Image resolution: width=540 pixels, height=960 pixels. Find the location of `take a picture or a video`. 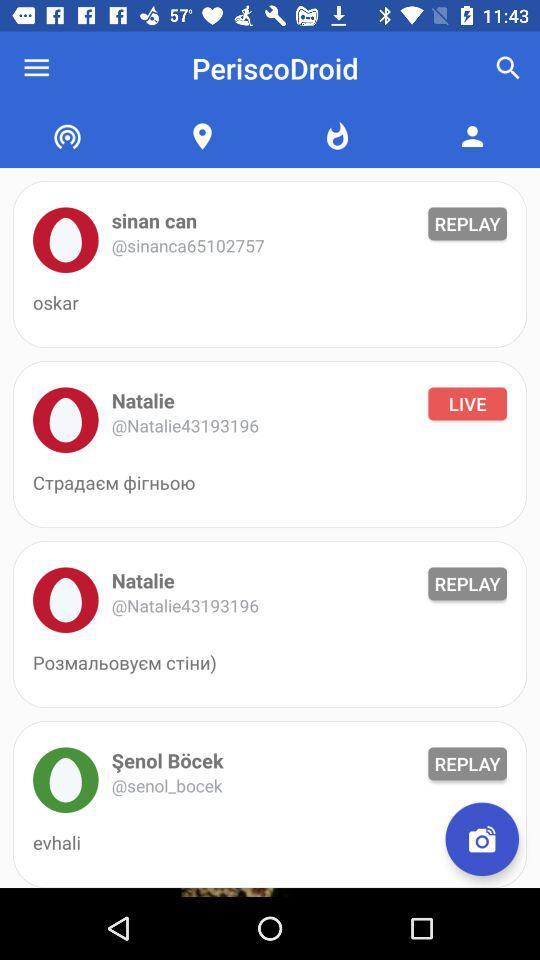

take a picture or a video is located at coordinates (481, 839).